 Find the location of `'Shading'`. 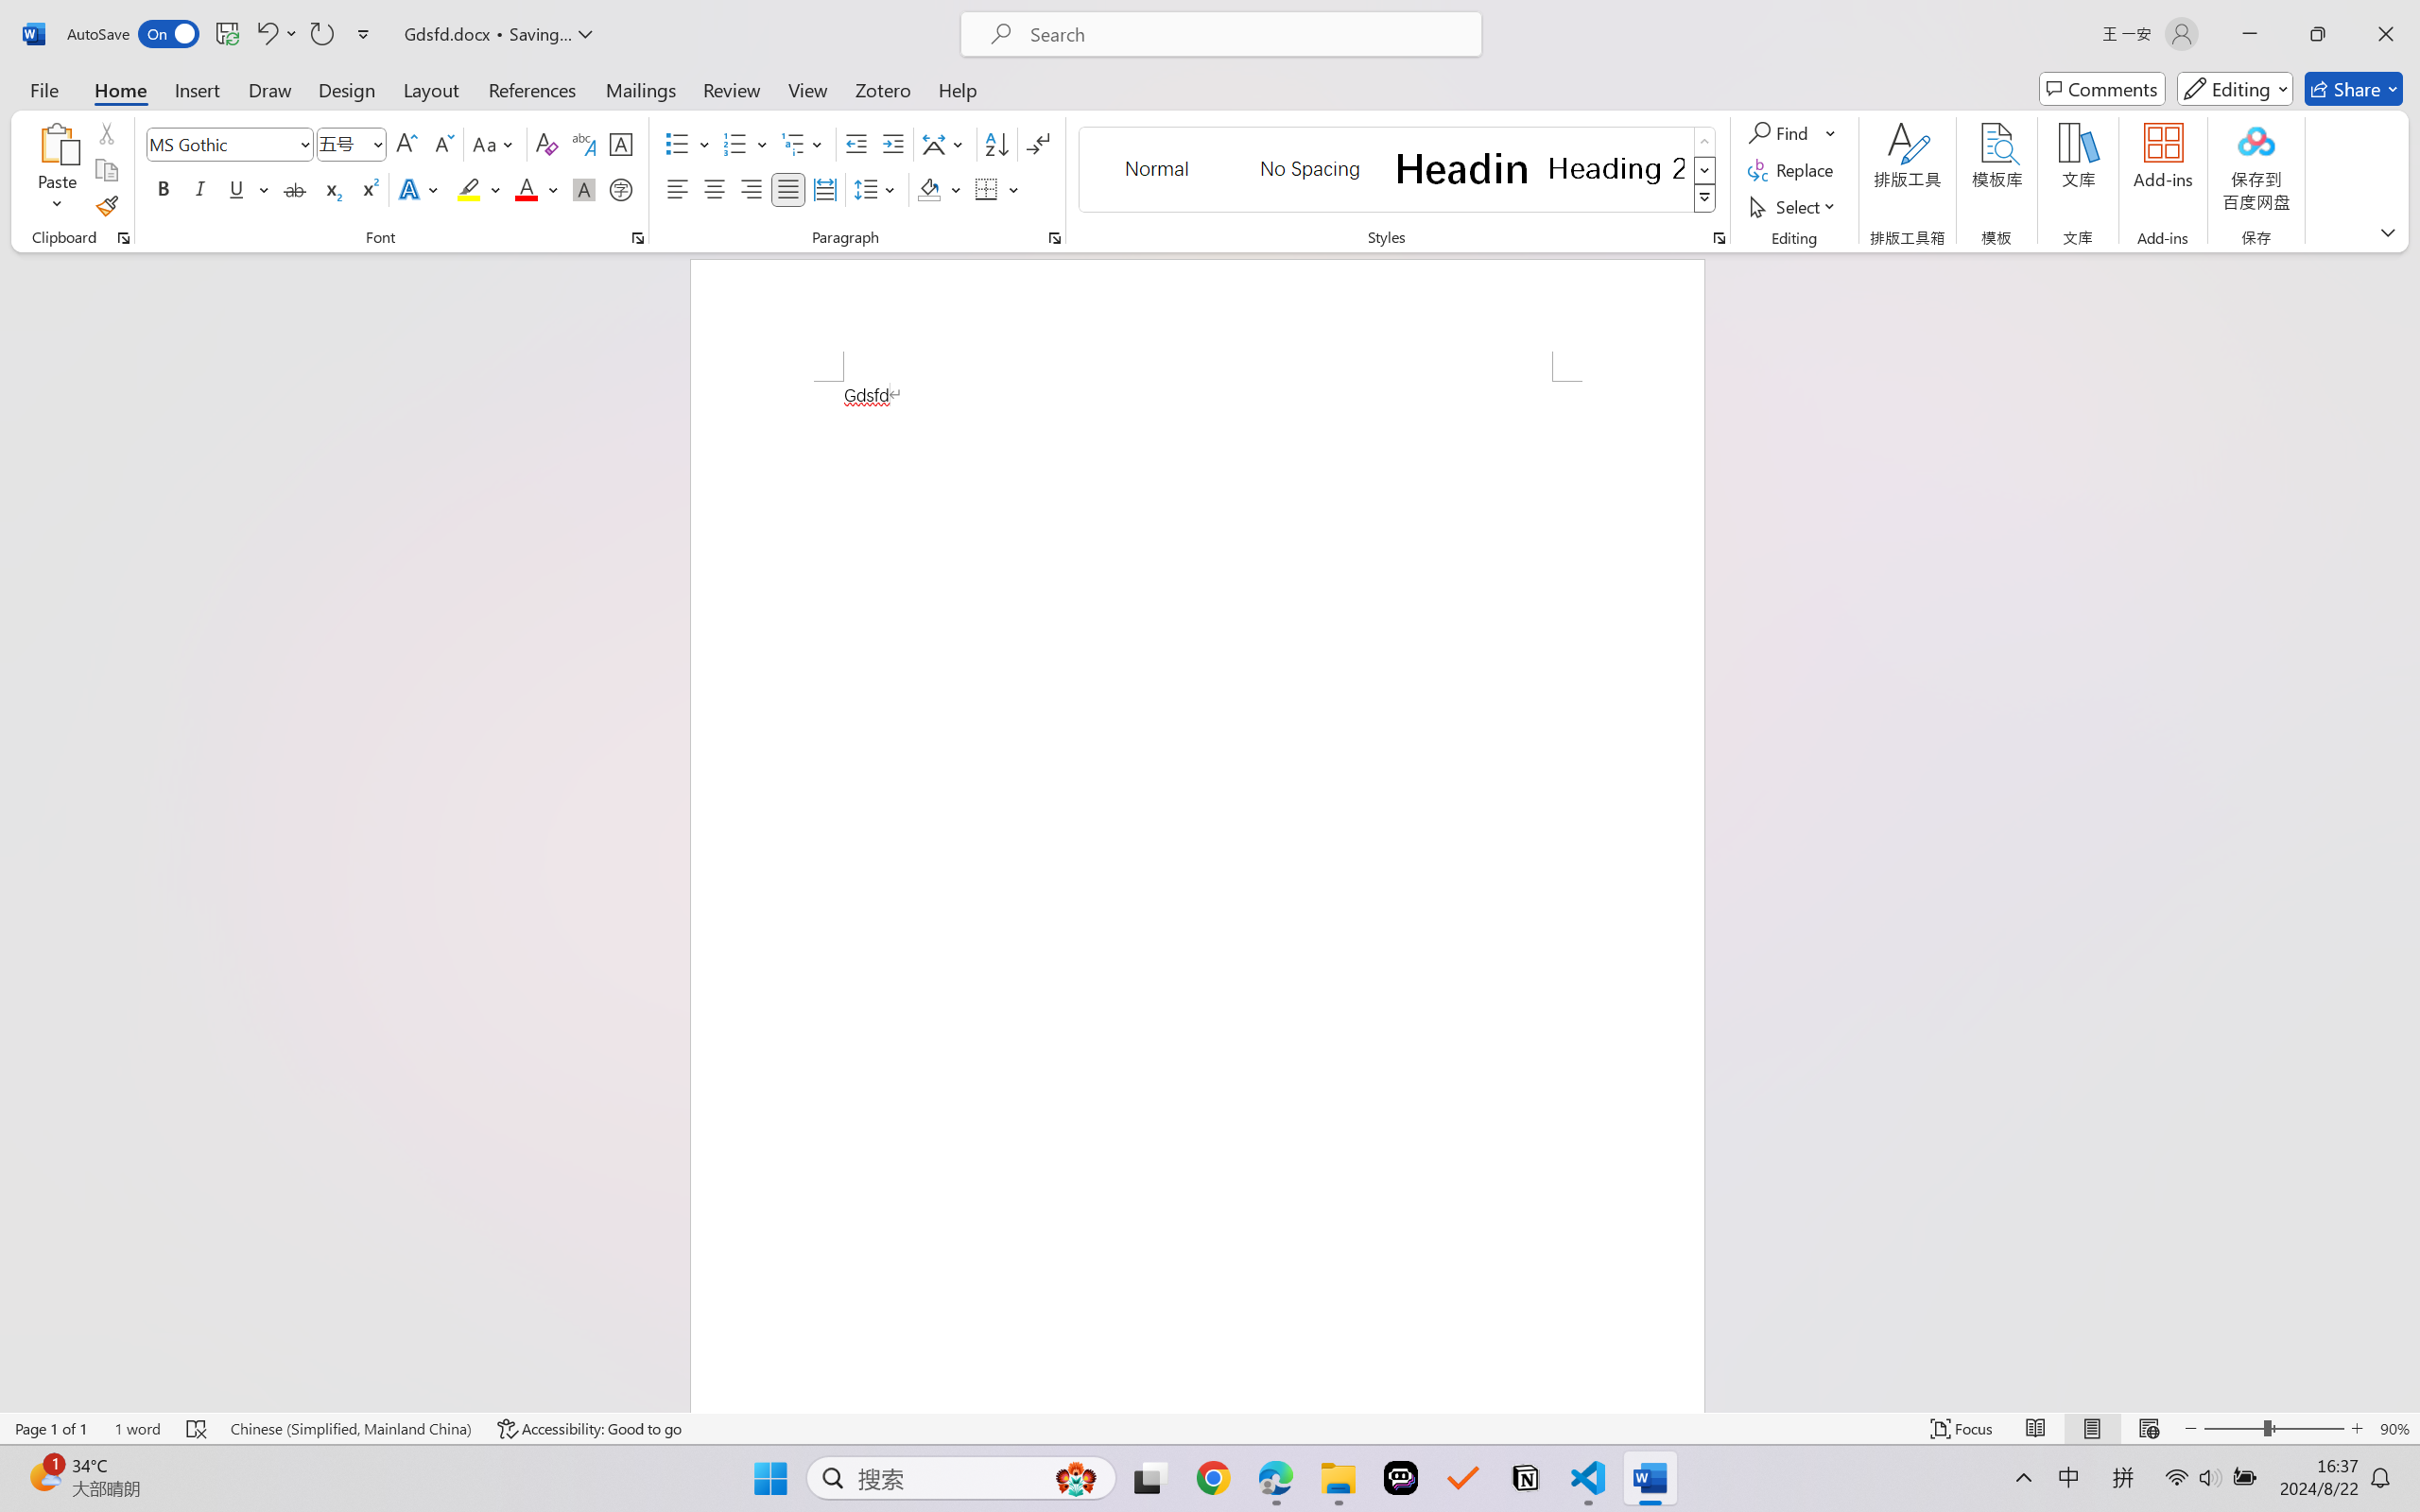

'Shading' is located at coordinates (939, 188).